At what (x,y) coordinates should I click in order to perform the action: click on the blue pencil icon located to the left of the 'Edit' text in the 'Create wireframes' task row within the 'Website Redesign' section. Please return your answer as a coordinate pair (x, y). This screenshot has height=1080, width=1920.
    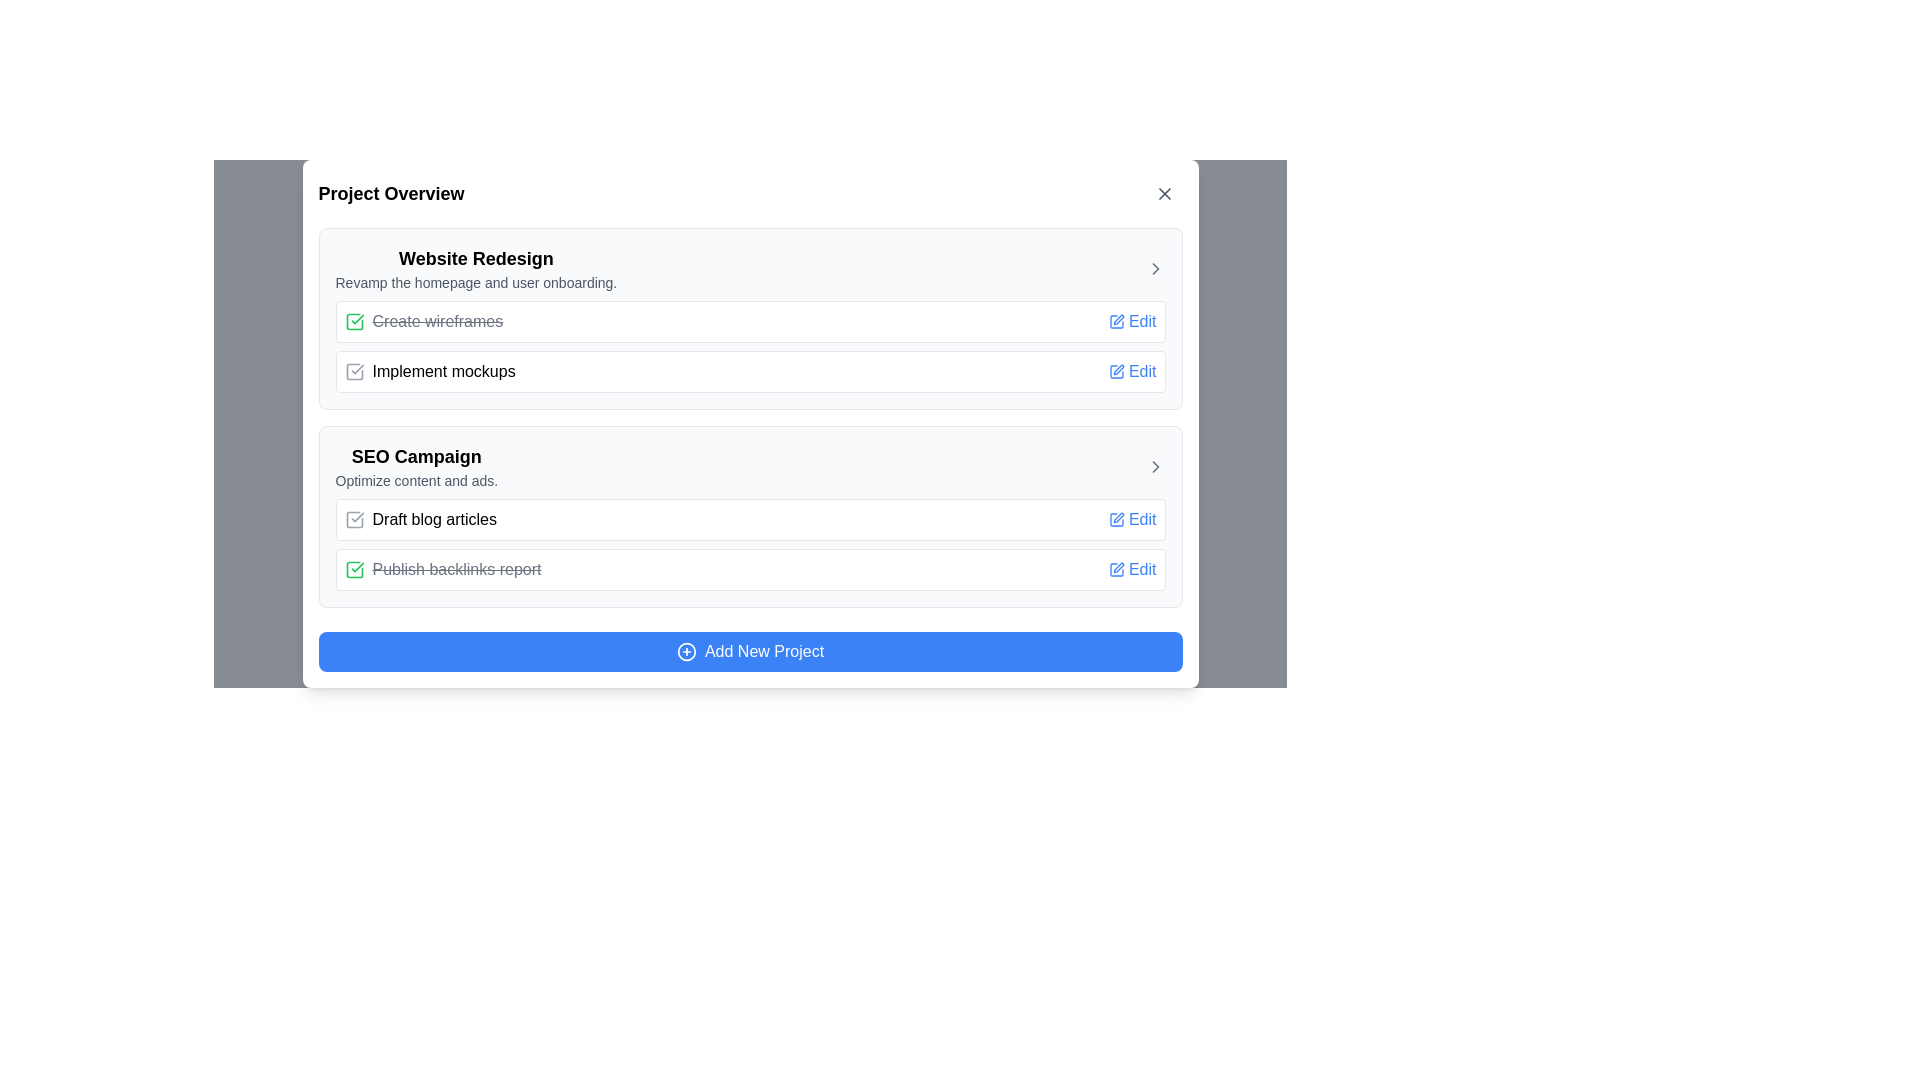
    Looking at the image, I should click on (1115, 320).